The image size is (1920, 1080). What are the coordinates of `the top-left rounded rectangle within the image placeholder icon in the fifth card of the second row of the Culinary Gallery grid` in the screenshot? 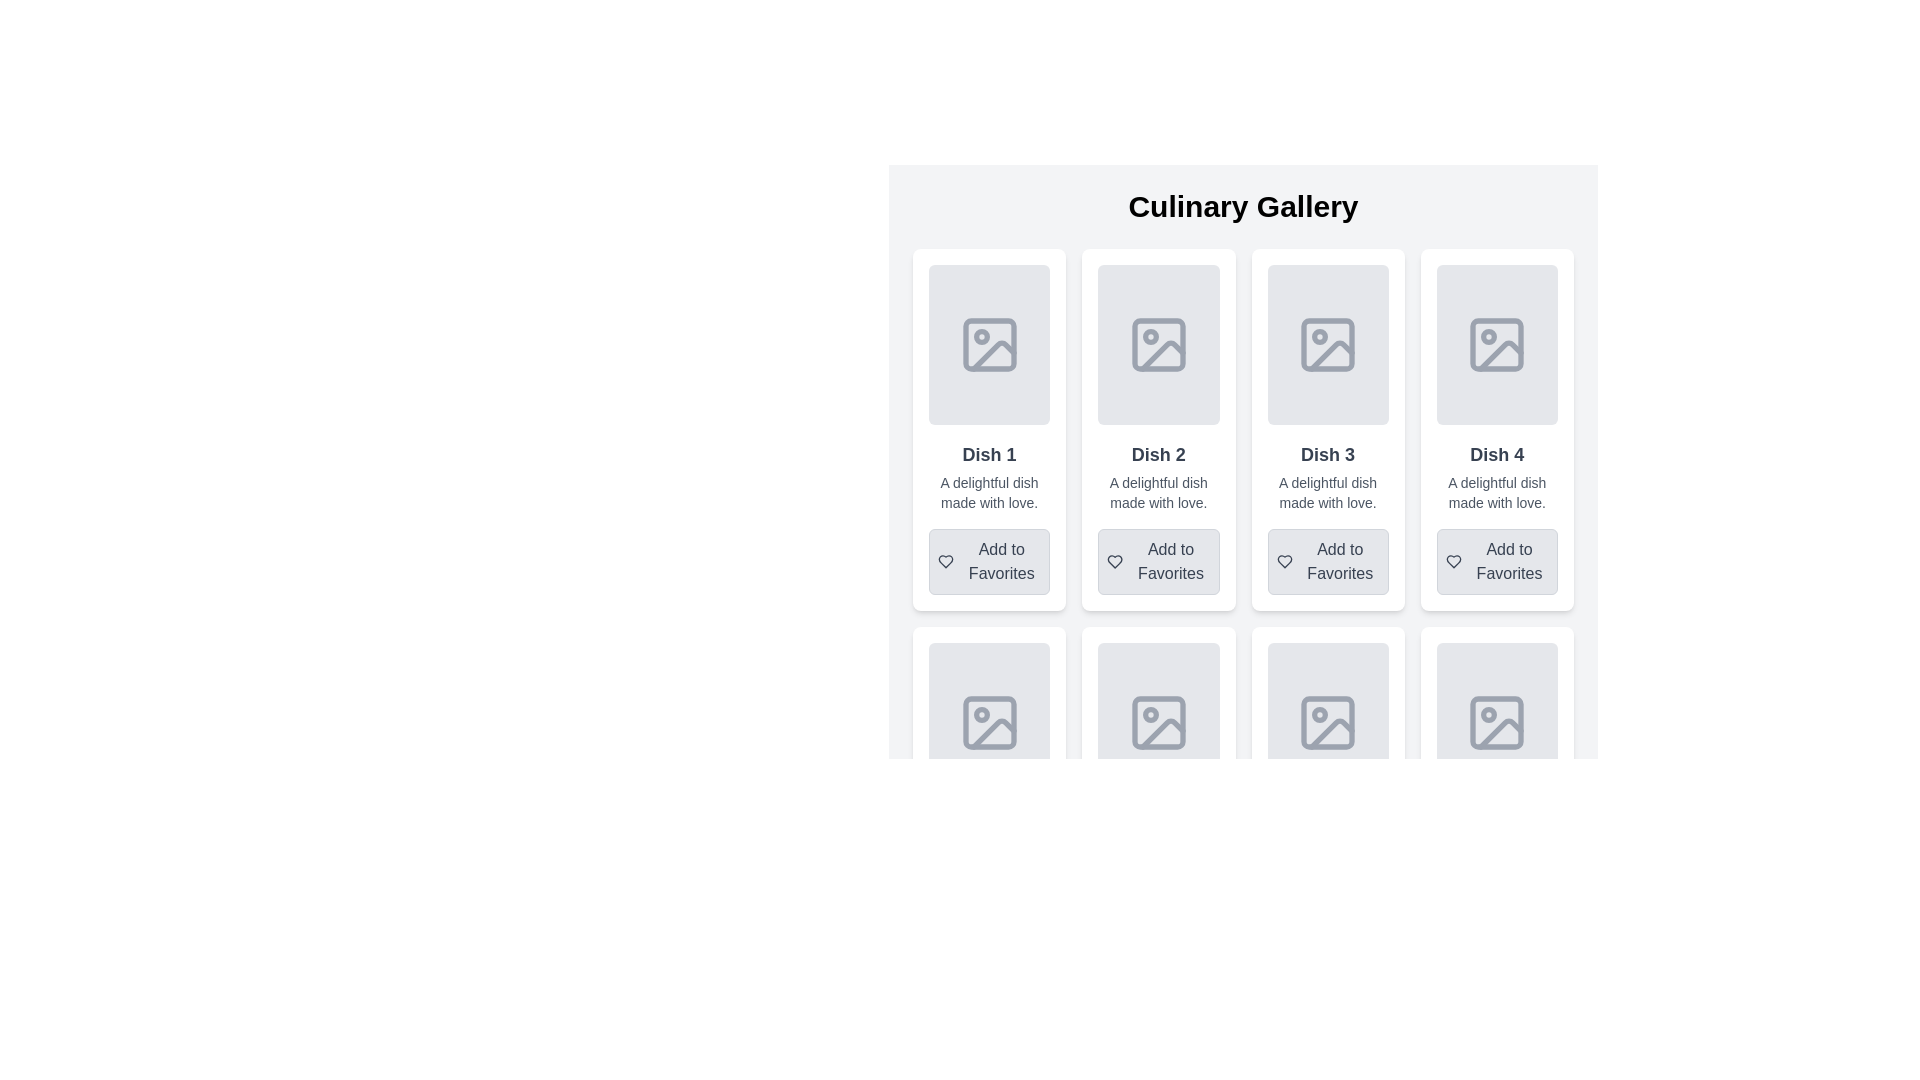 It's located at (1158, 722).